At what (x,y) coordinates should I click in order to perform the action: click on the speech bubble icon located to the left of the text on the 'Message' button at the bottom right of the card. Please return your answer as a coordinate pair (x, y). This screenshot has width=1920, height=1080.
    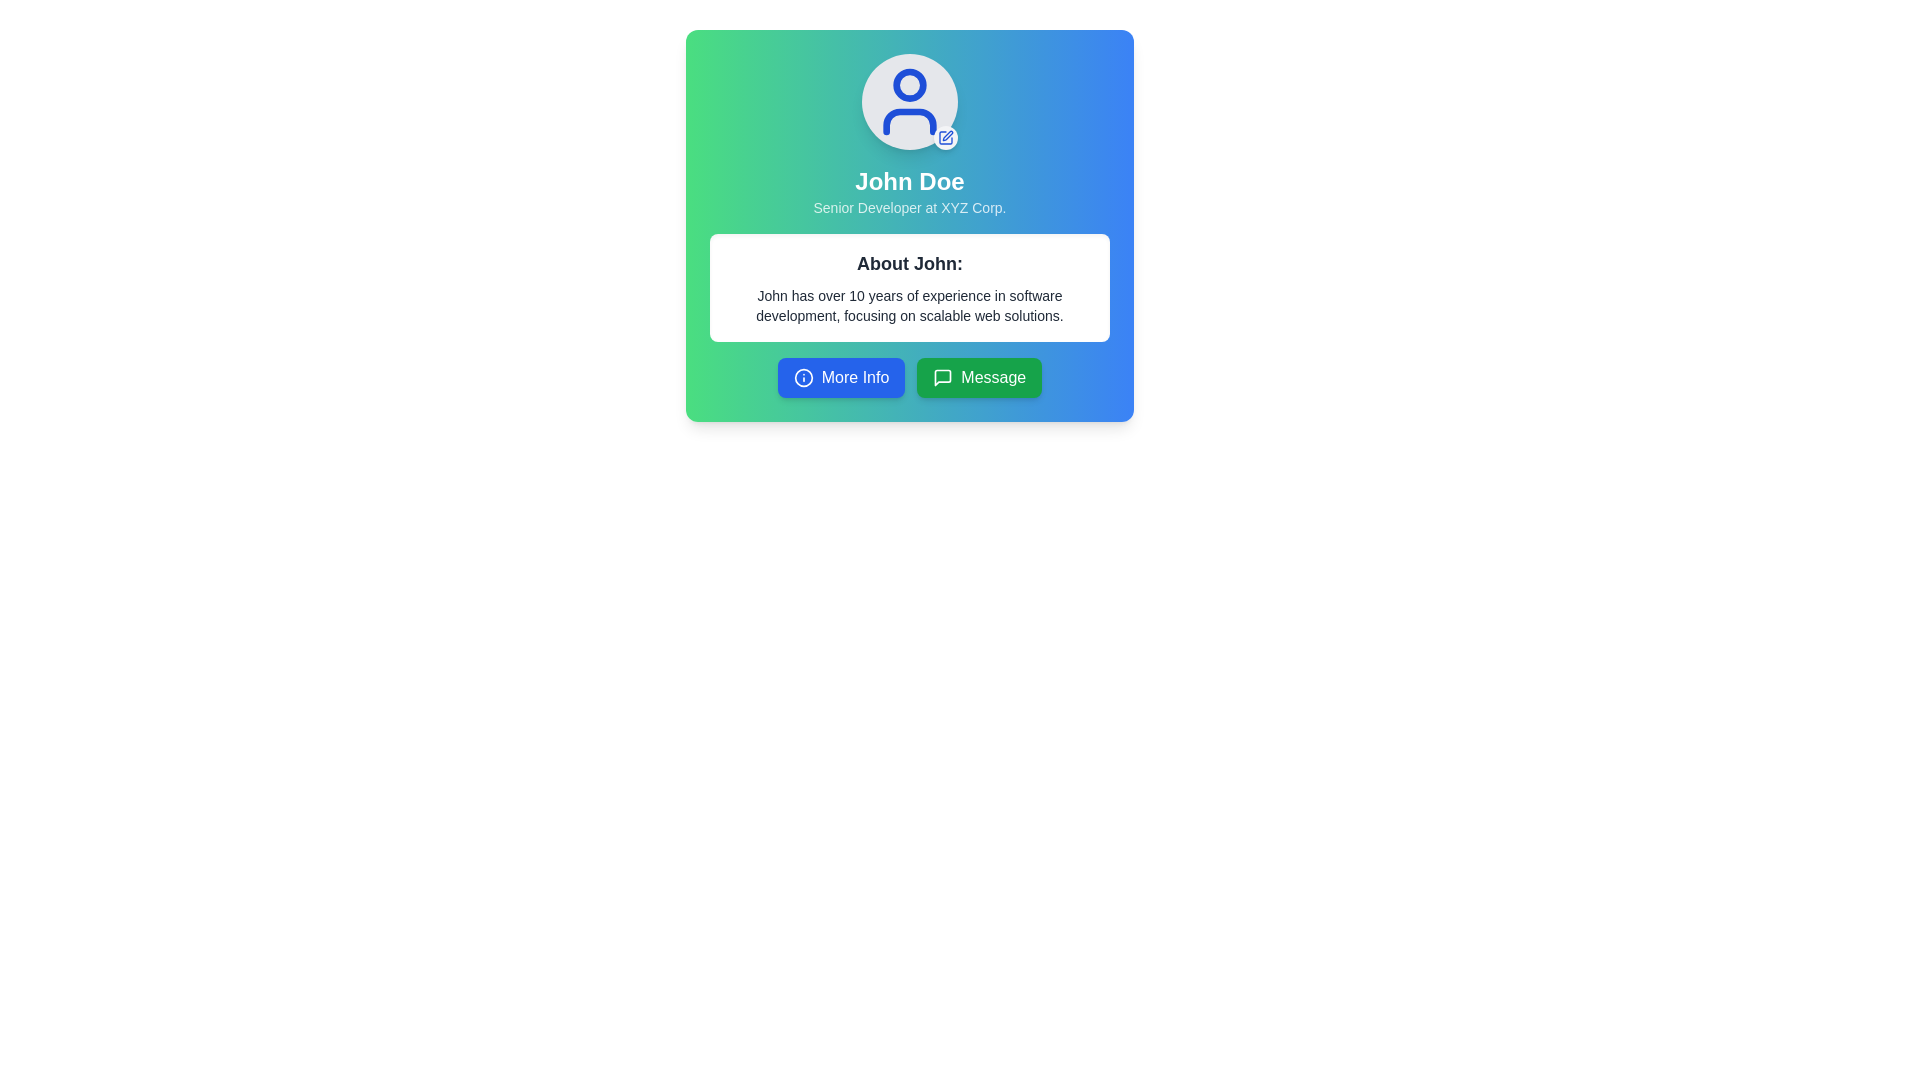
    Looking at the image, I should click on (942, 378).